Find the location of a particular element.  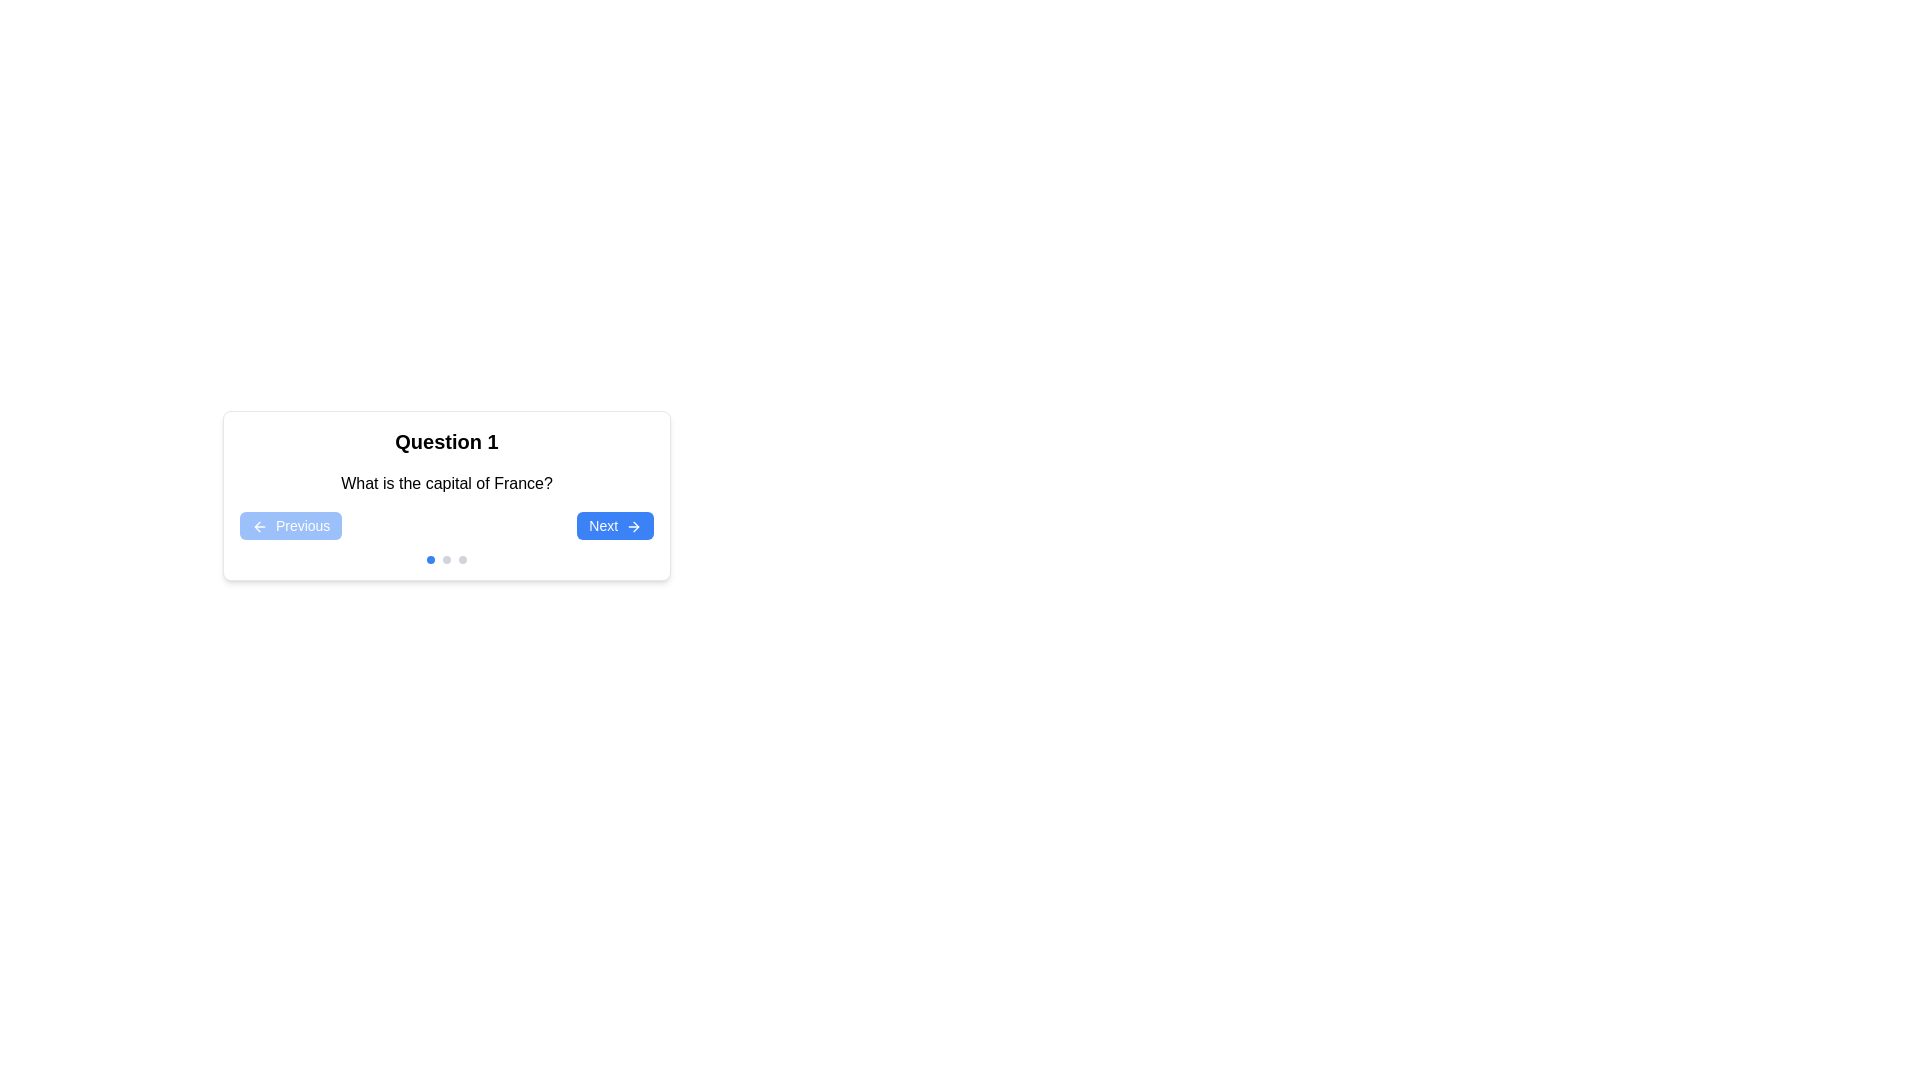

the right-facing arrow icon within the blue 'Next' button located at the bottom-right of the card displaying 'Question 1' is located at coordinates (632, 526).